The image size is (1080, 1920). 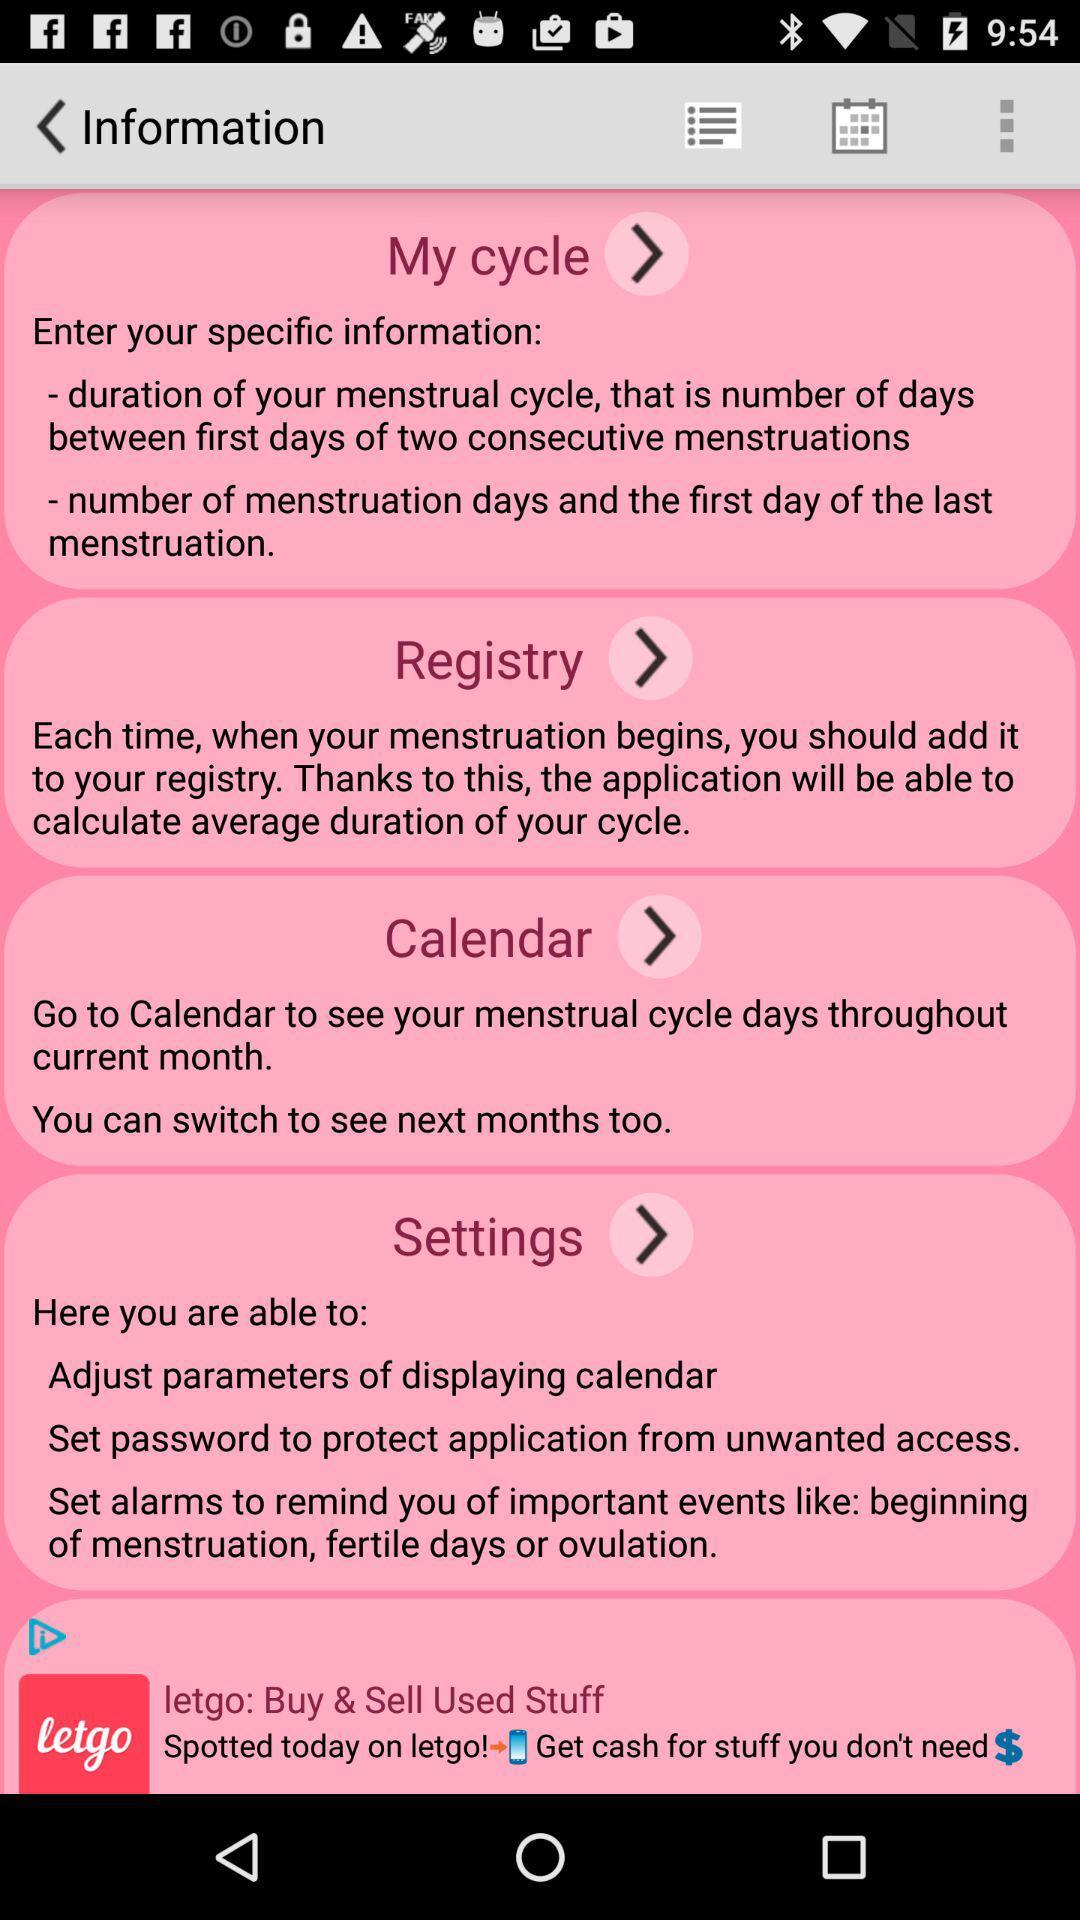 I want to click on the icon next to the registry, so click(x=650, y=658).